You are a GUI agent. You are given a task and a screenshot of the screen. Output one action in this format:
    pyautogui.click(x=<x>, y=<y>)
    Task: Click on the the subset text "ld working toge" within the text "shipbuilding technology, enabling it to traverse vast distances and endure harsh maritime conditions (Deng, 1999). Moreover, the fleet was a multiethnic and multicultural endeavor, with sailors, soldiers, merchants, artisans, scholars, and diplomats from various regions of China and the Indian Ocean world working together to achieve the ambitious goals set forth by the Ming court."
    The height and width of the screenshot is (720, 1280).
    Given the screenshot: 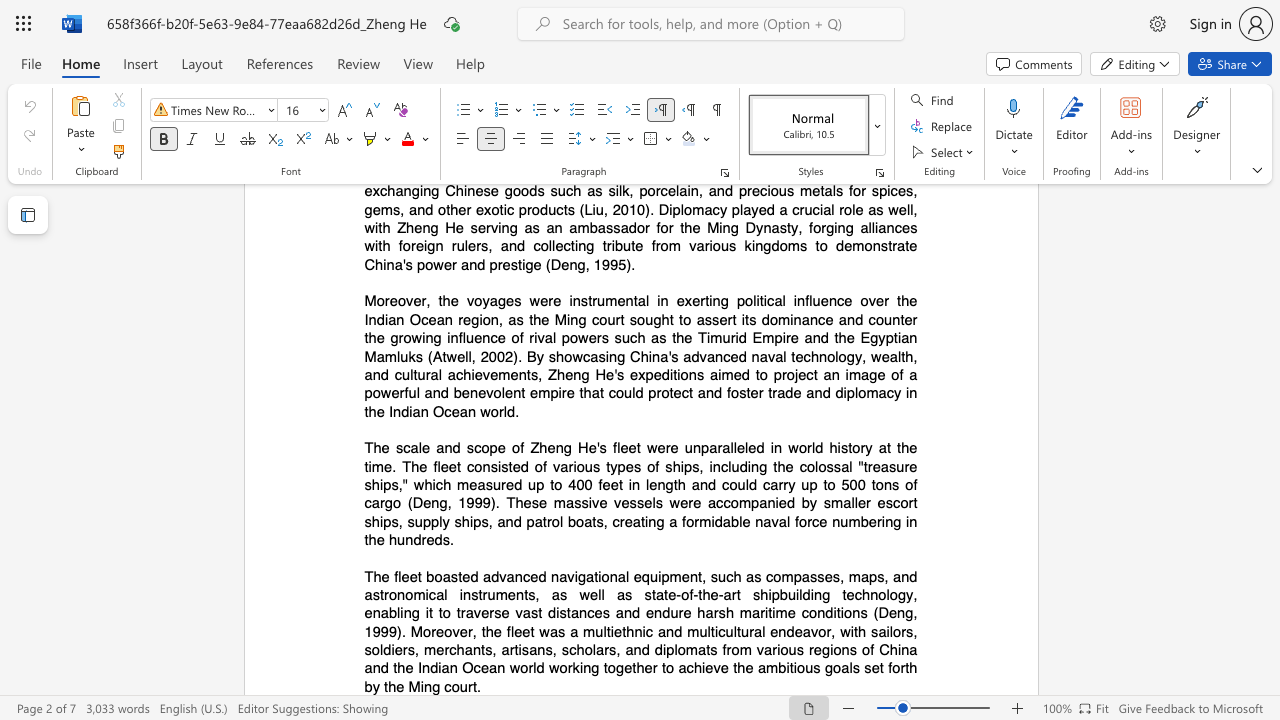 What is the action you would take?
    pyautogui.click(x=533, y=668)
    